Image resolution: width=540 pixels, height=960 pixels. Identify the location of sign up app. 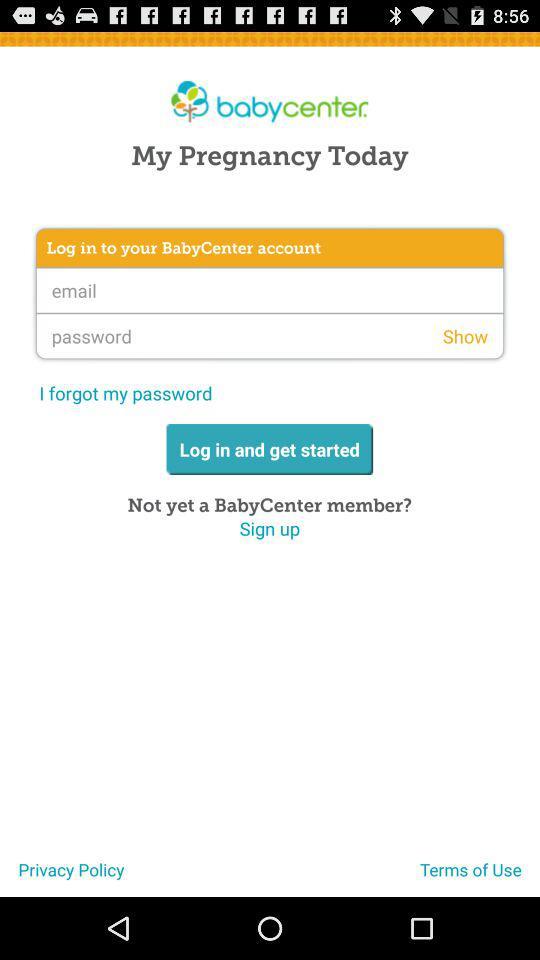
(269, 527).